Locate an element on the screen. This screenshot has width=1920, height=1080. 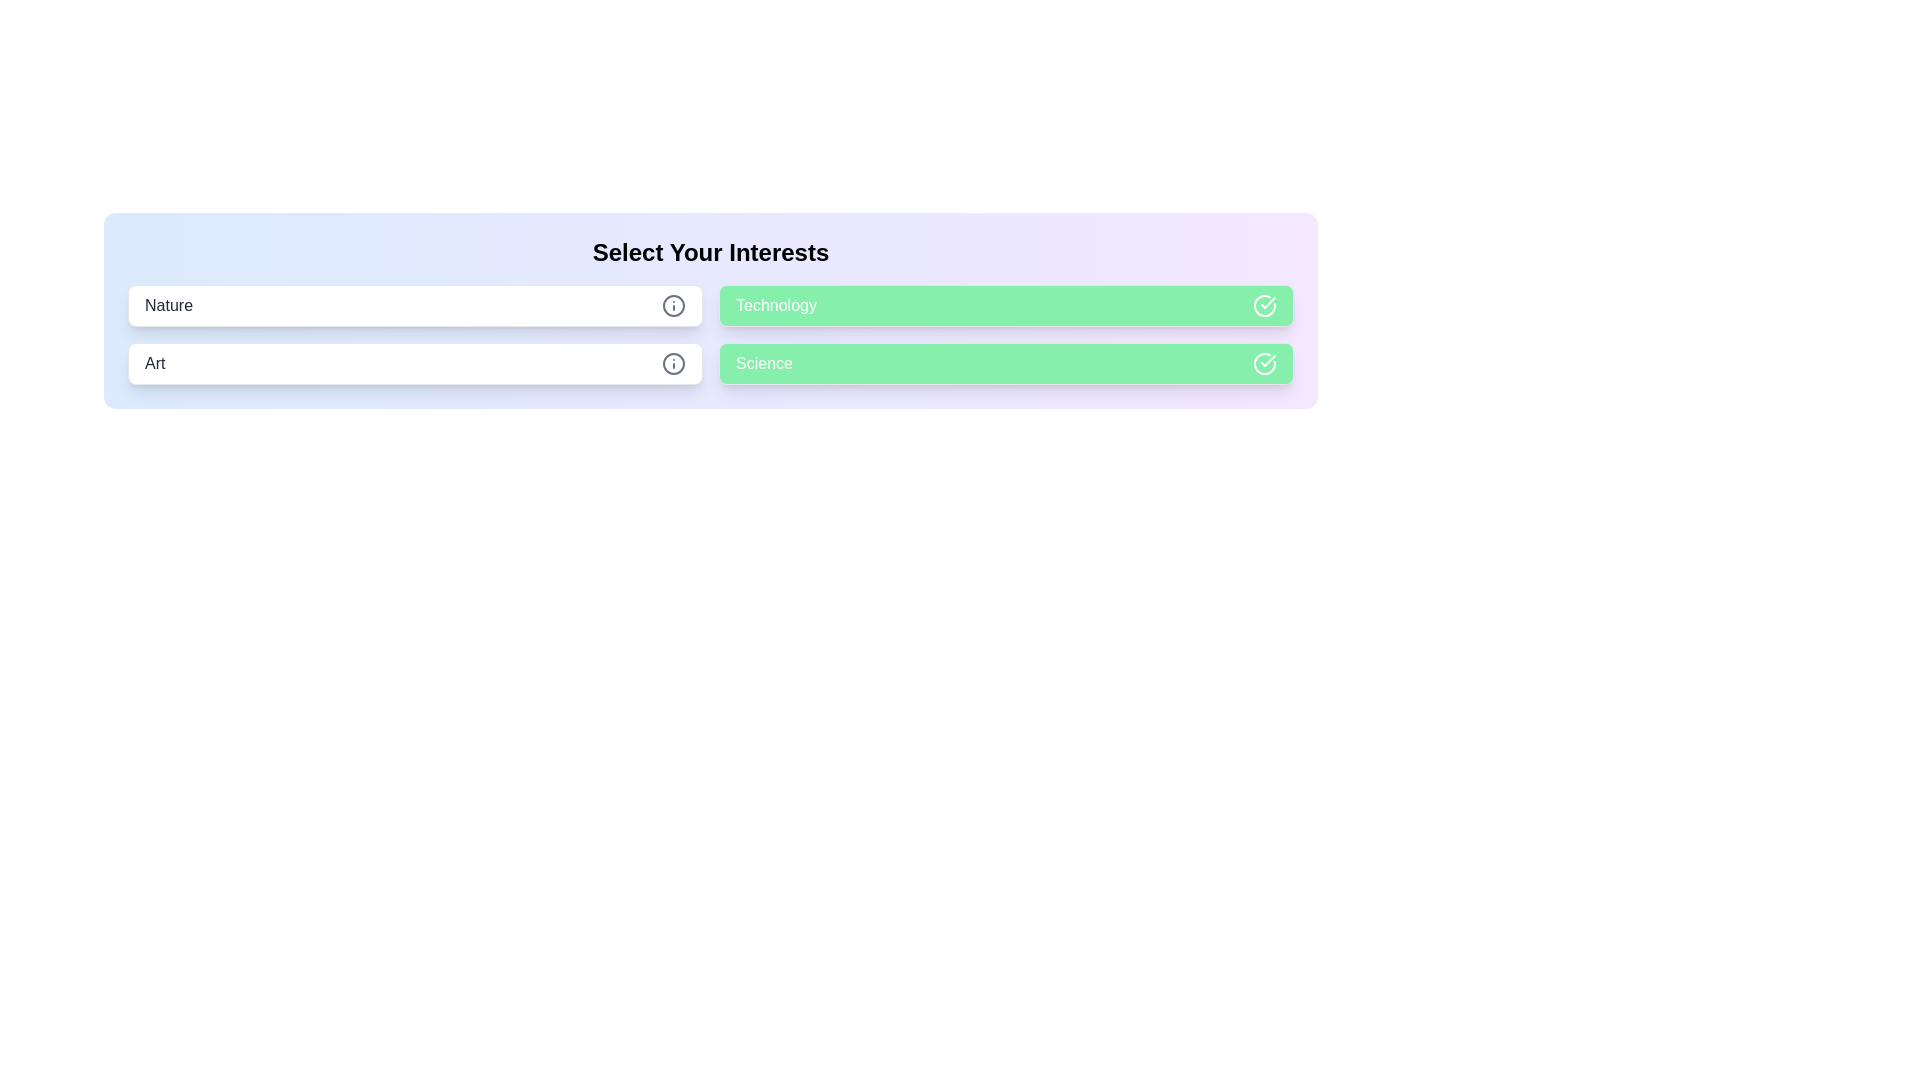
the chip labeled 'Science' is located at coordinates (1006, 363).